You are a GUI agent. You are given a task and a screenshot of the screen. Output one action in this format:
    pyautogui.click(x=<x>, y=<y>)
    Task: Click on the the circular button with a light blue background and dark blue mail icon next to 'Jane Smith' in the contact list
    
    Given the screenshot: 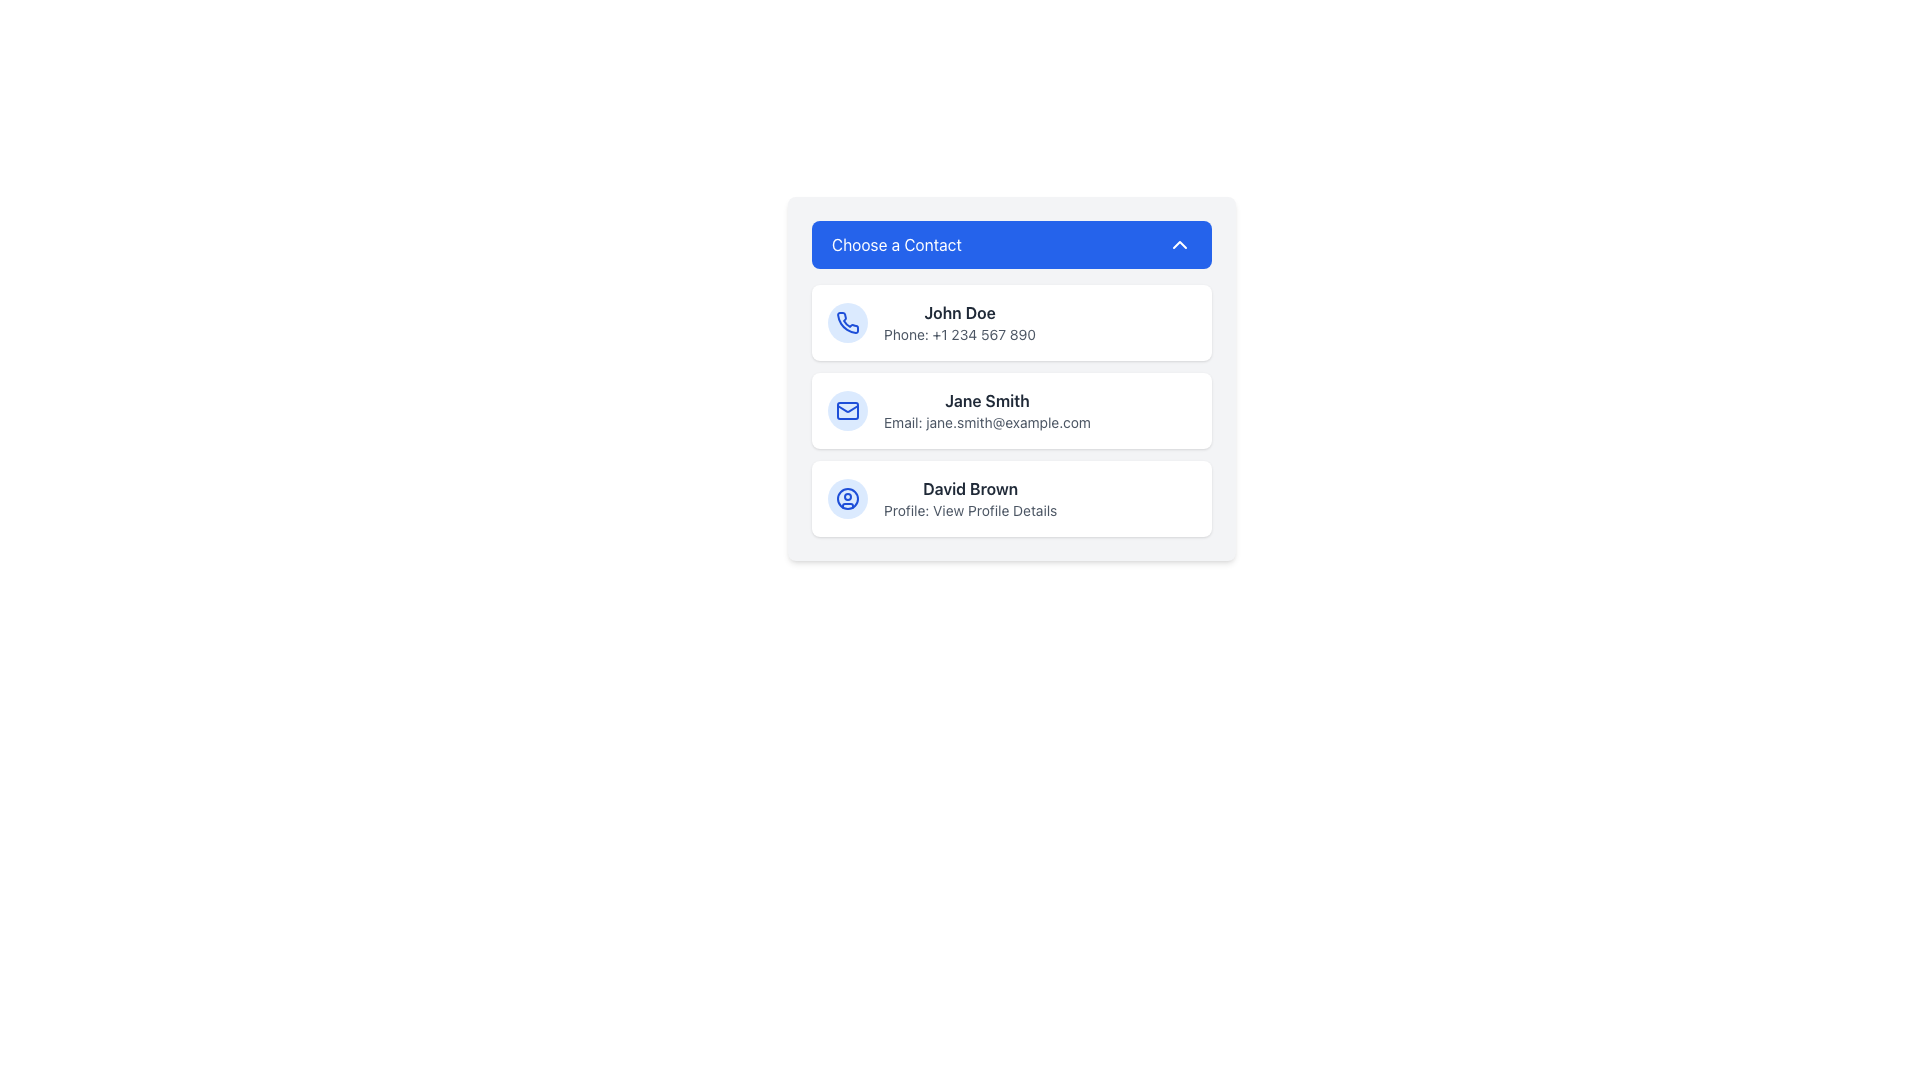 What is the action you would take?
    pyautogui.click(x=848, y=410)
    